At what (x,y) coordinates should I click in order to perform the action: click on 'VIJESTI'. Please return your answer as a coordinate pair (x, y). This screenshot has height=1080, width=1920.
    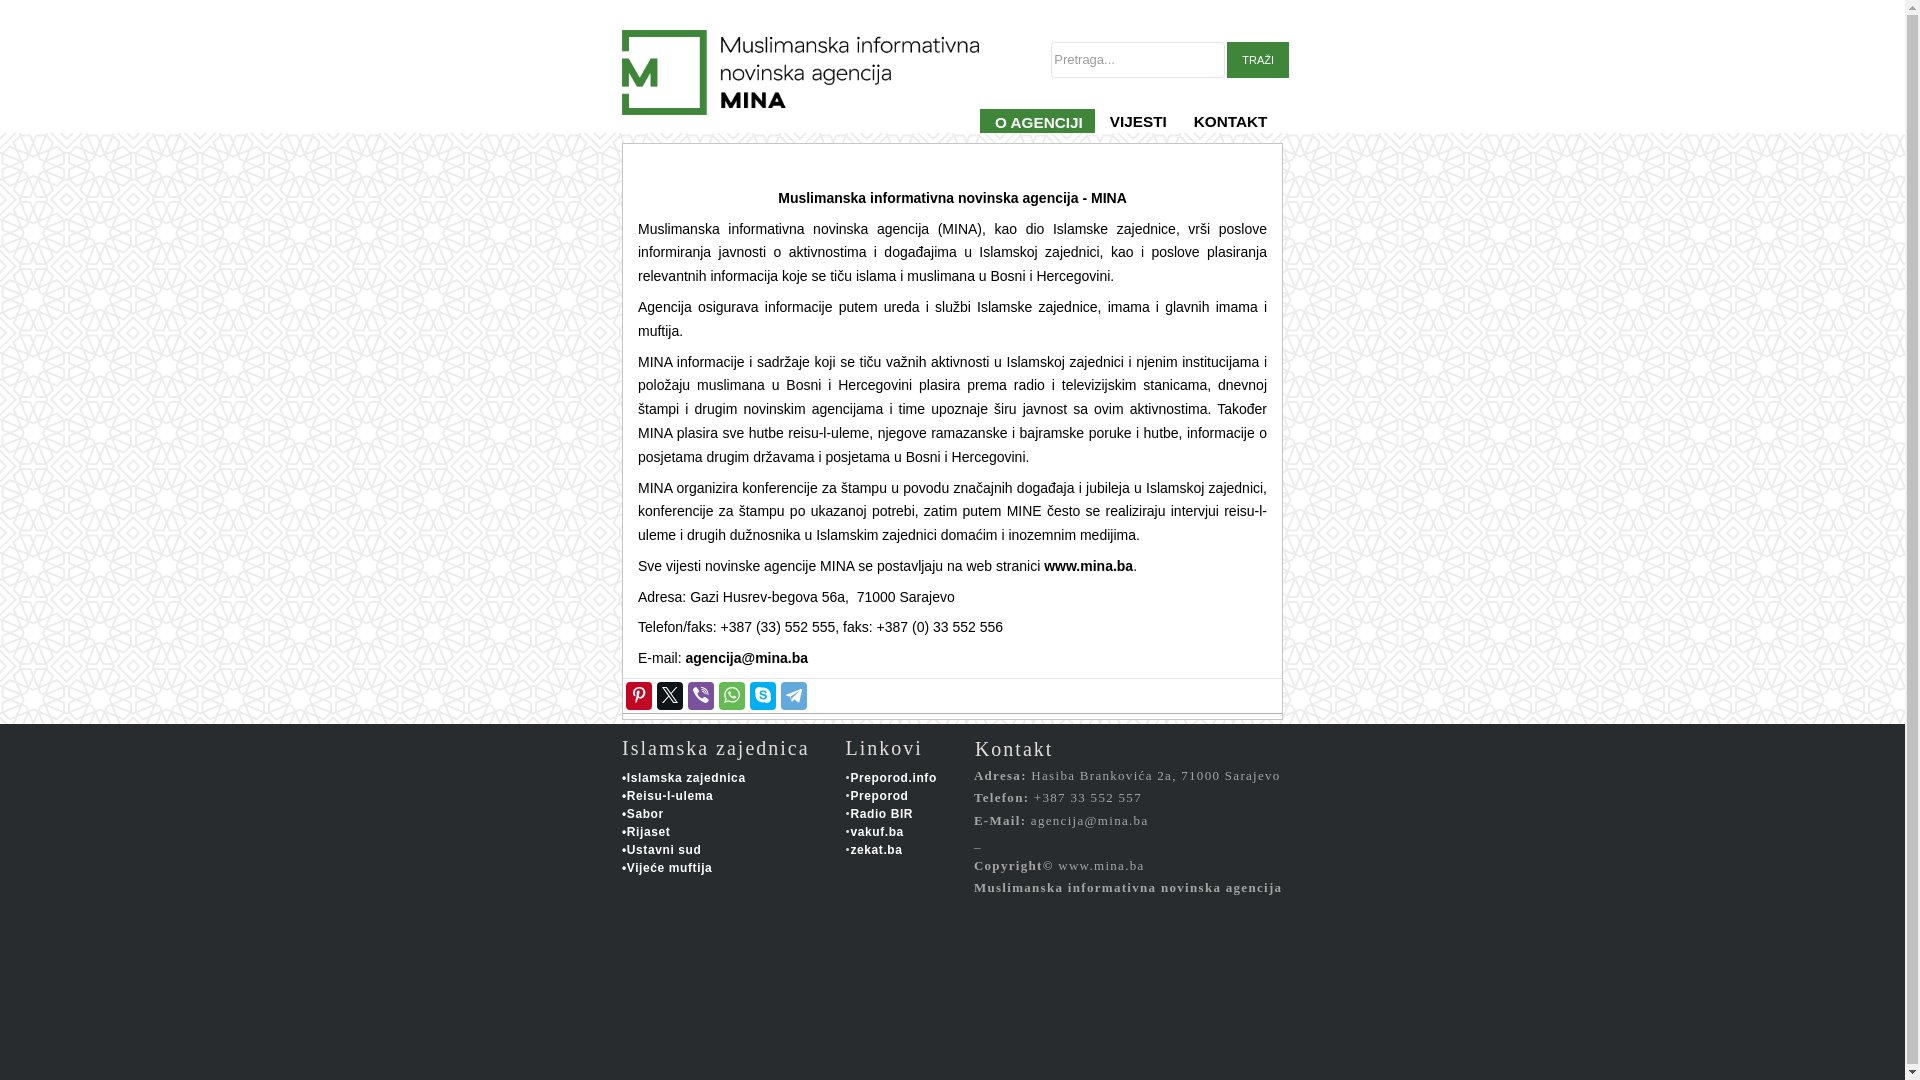
    Looking at the image, I should click on (1137, 133).